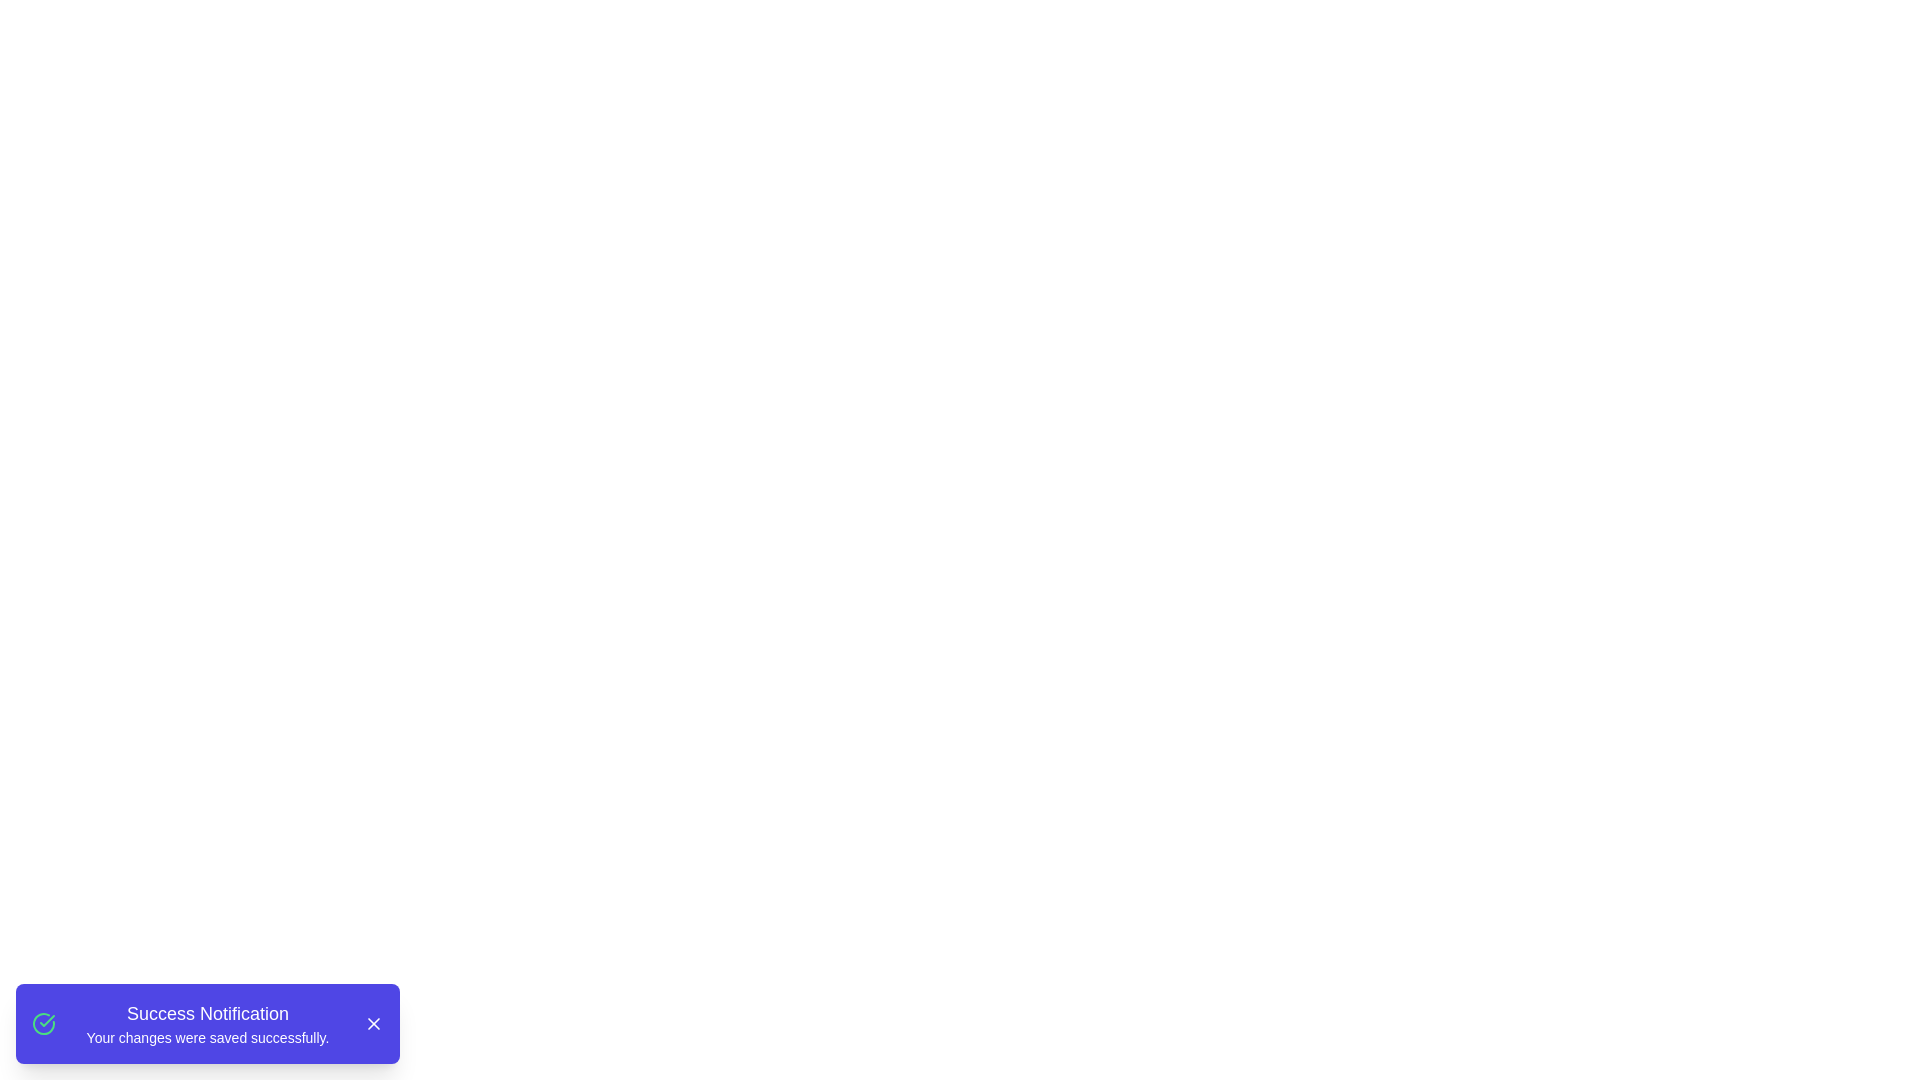 Image resolution: width=1920 pixels, height=1080 pixels. I want to click on the close button to observe additional styles, so click(374, 1023).